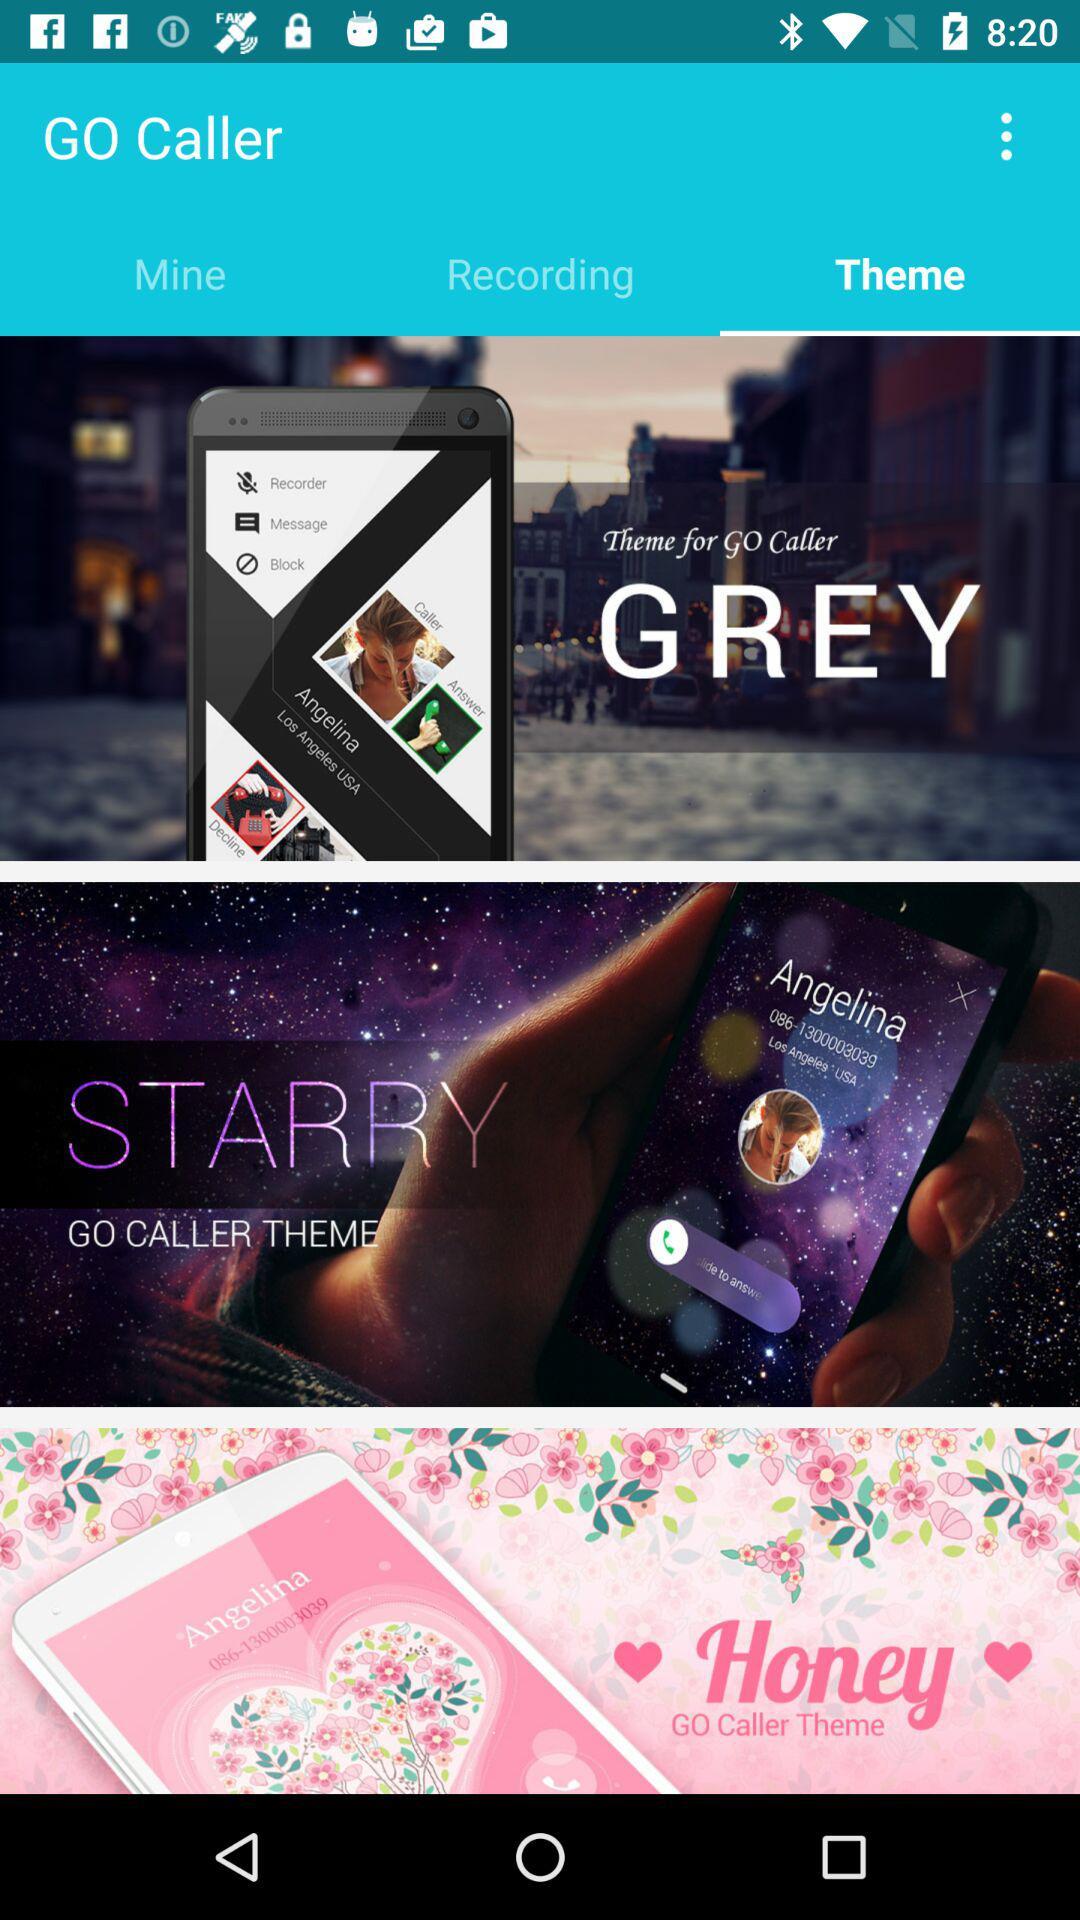 This screenshot has width=1080, height=1920. Describe the element at coordinates (1006, 135) in the screenshot. I see `the more icon` at that location.